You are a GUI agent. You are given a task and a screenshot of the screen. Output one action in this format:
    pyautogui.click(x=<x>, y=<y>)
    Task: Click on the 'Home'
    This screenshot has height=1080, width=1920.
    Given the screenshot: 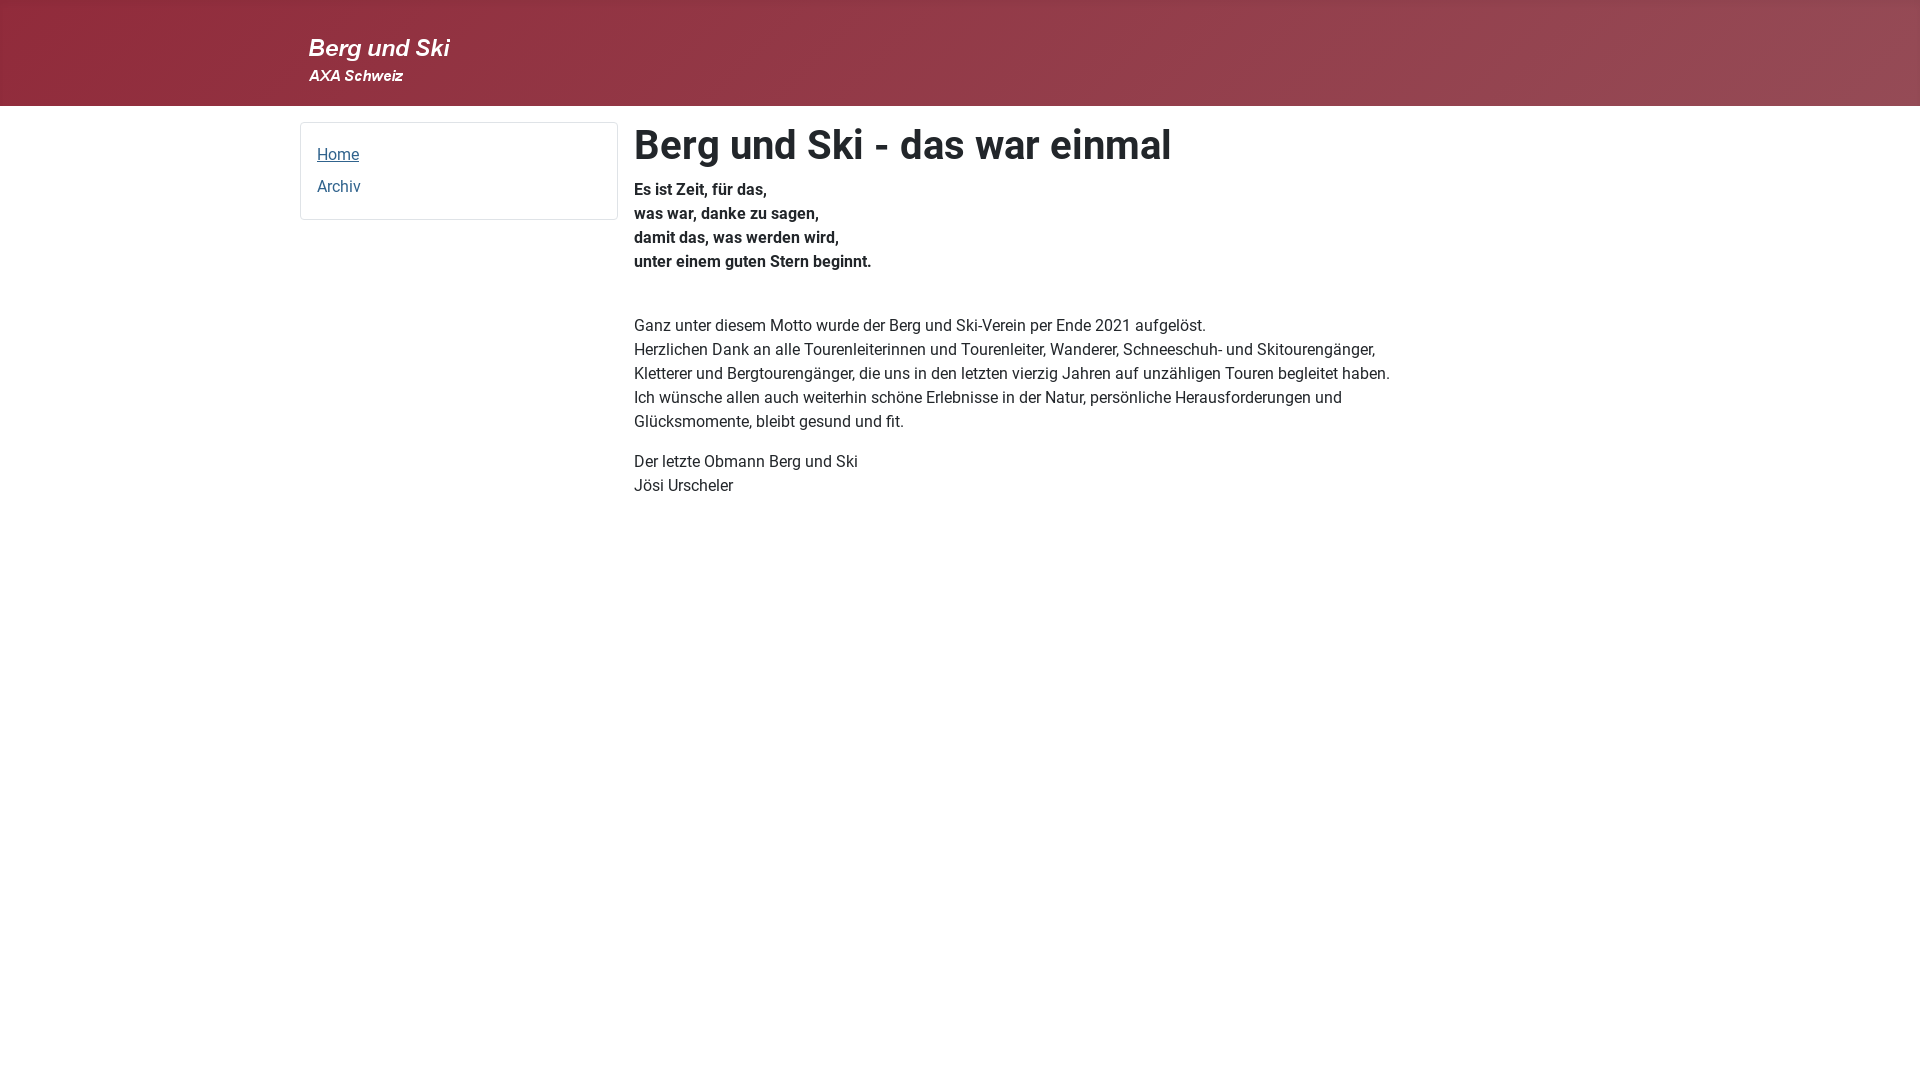 What is the action you would take?
    pyautogui.click(x=337, y=153)
    